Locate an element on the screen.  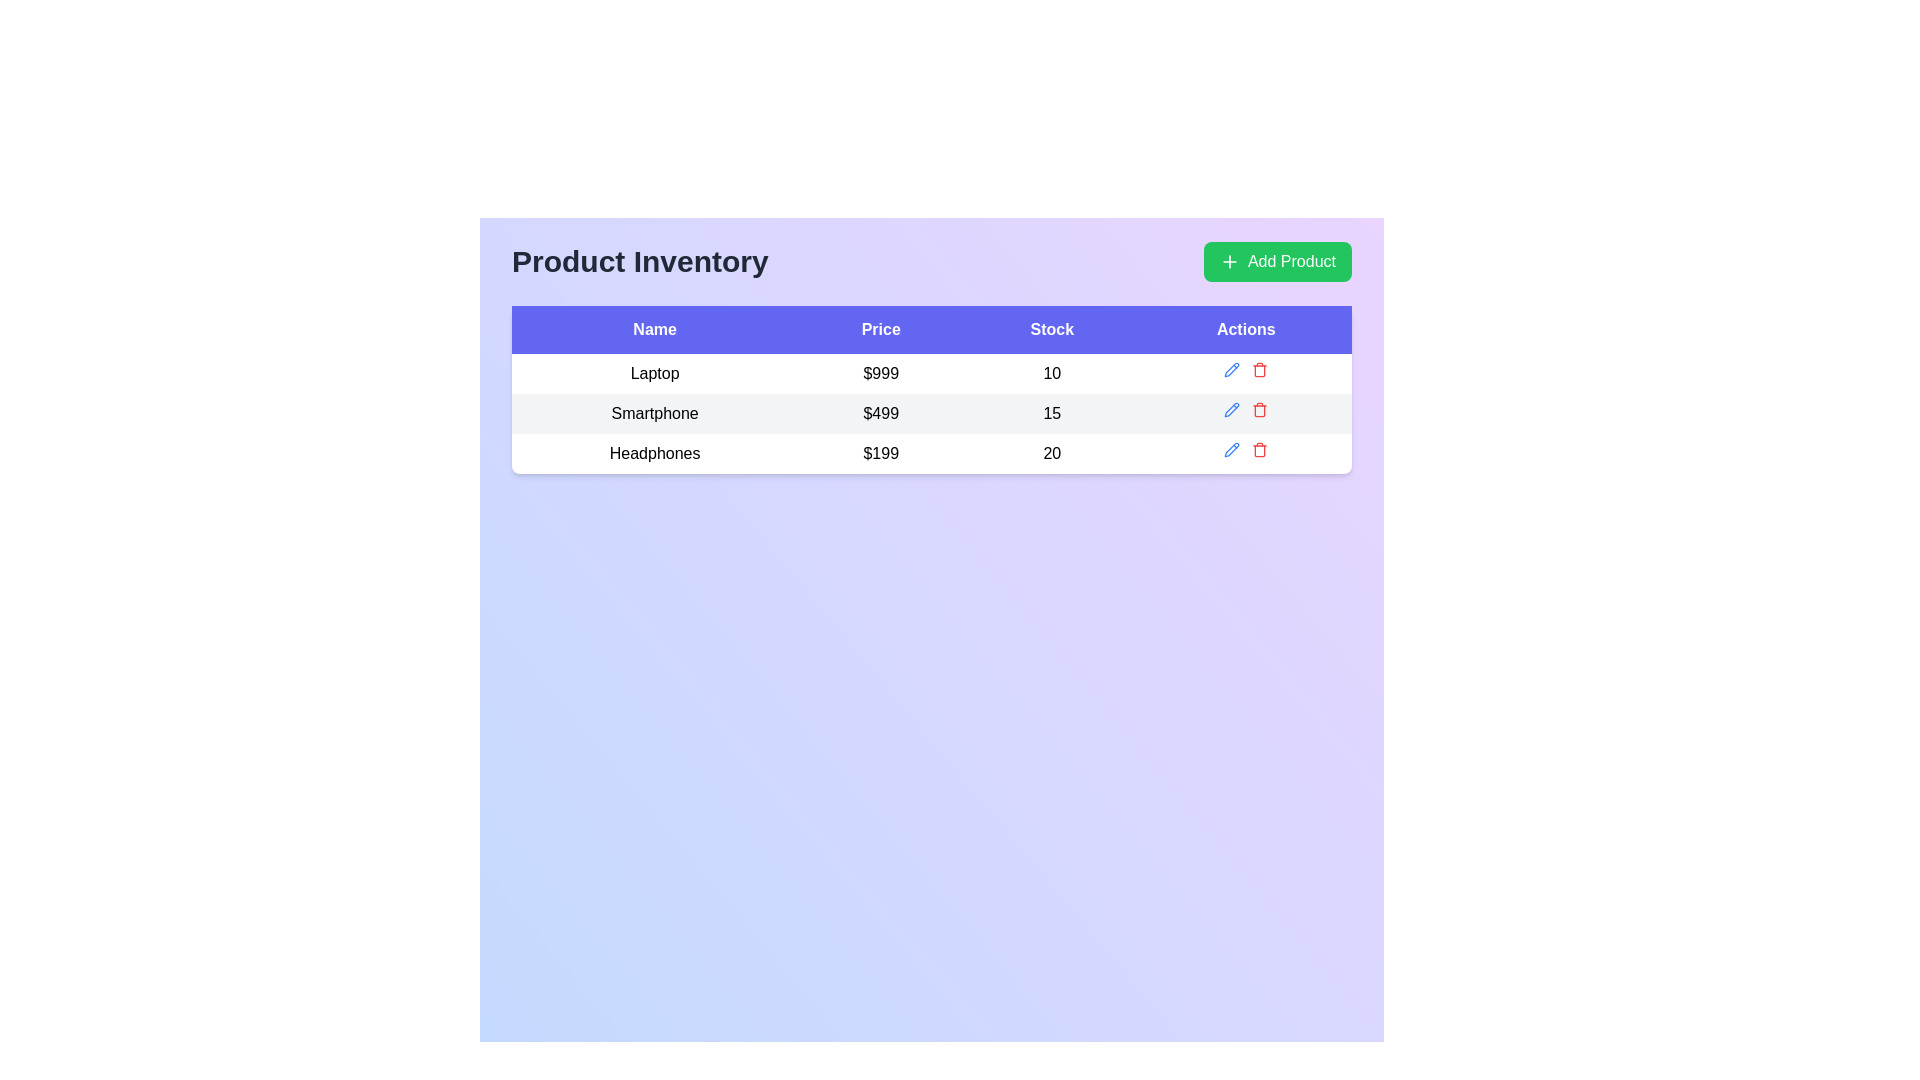
the associated column for the Text Label positioned as the fourth element is located at coordinates (1245, 329).